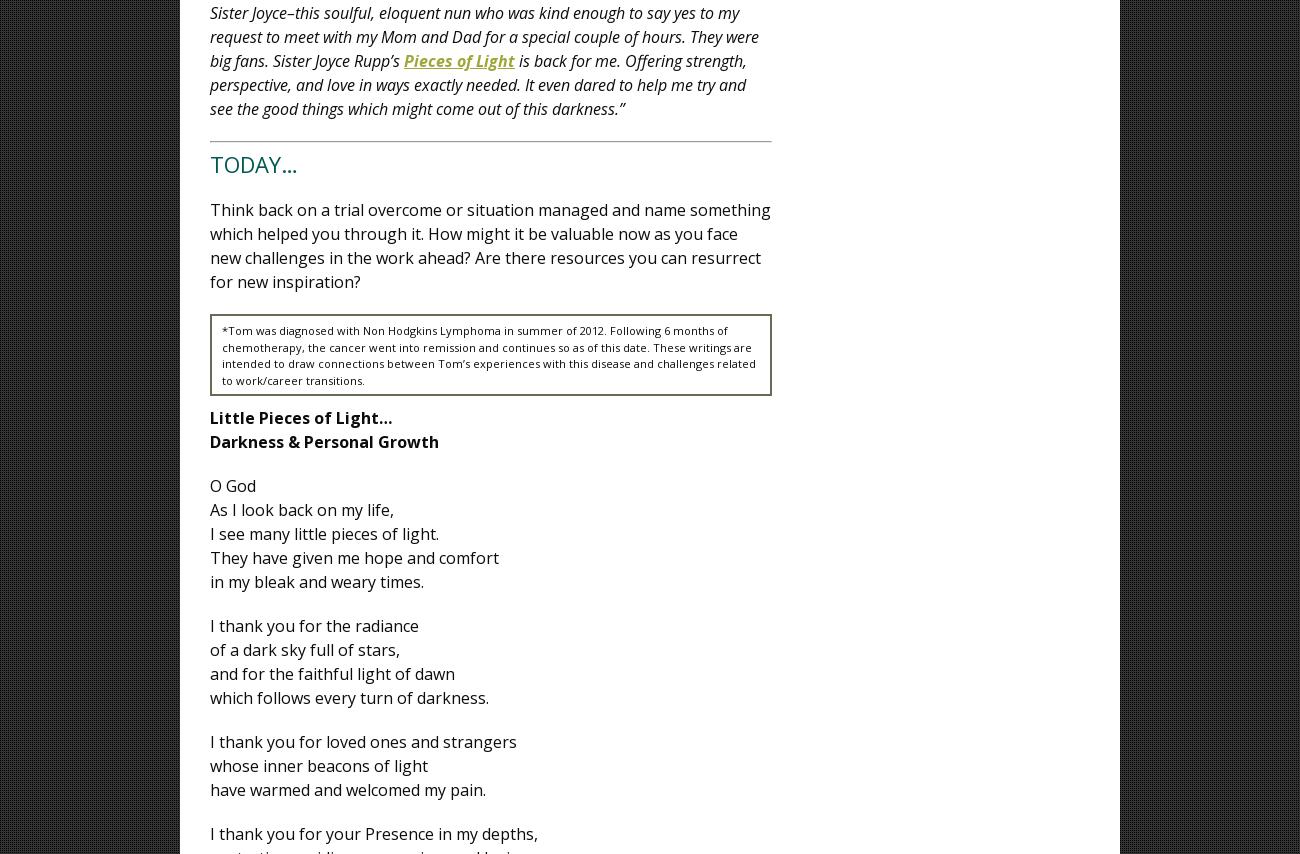  I want to click on 'which follows every turn of darkness.', so click(209, 696).